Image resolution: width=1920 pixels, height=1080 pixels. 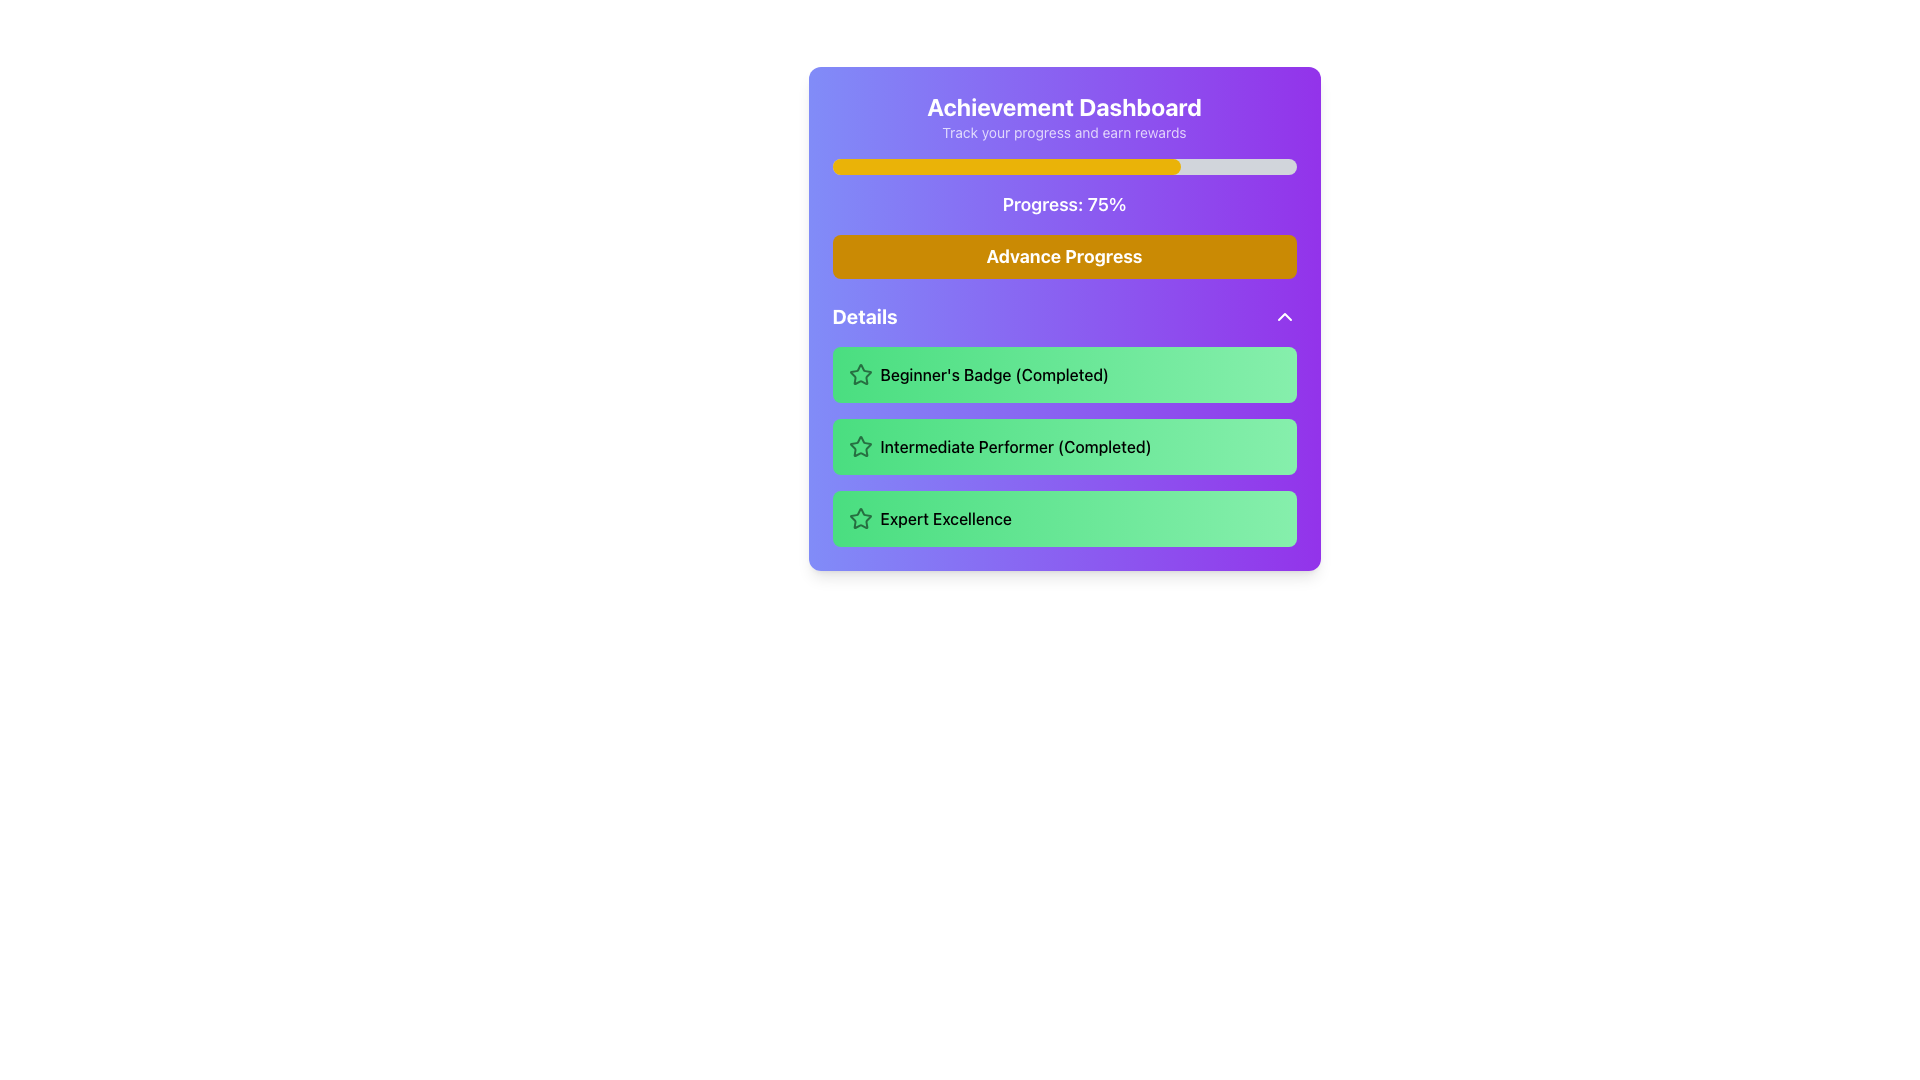 I want to click on the star-shaped icon outlined in a thin dark stroke, located in the green box labeled 'Expert Excellence' at the bottom of a vertically stacked list, so click(x=860, y=518).